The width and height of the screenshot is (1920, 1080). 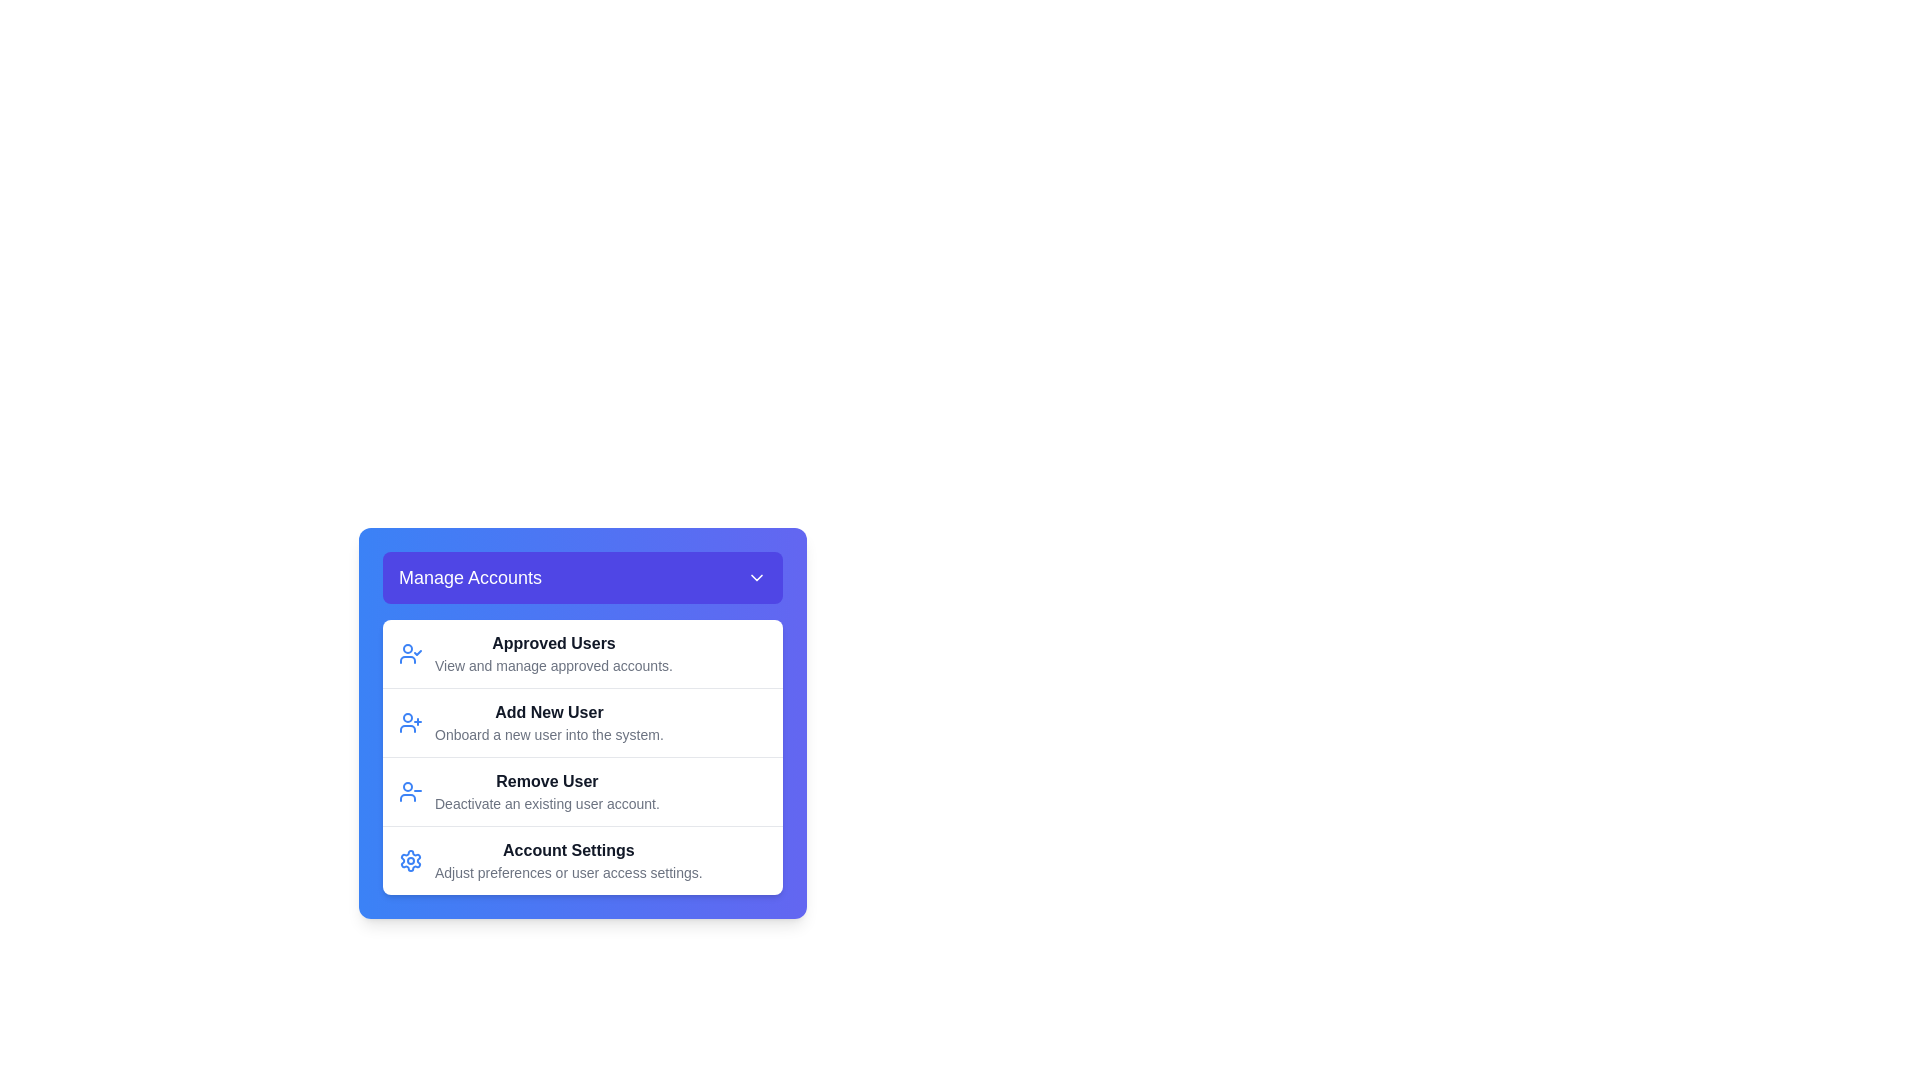 What do you see at coordinates (547, 790) in the screenshot?
I see `text of the label indicating the option to remove or deactivate a user account, which is positioned in the third row of the 'Manage Accounts' card, below 'Add New User' and above 'Account Settings'` at bounding box center [547, 790].